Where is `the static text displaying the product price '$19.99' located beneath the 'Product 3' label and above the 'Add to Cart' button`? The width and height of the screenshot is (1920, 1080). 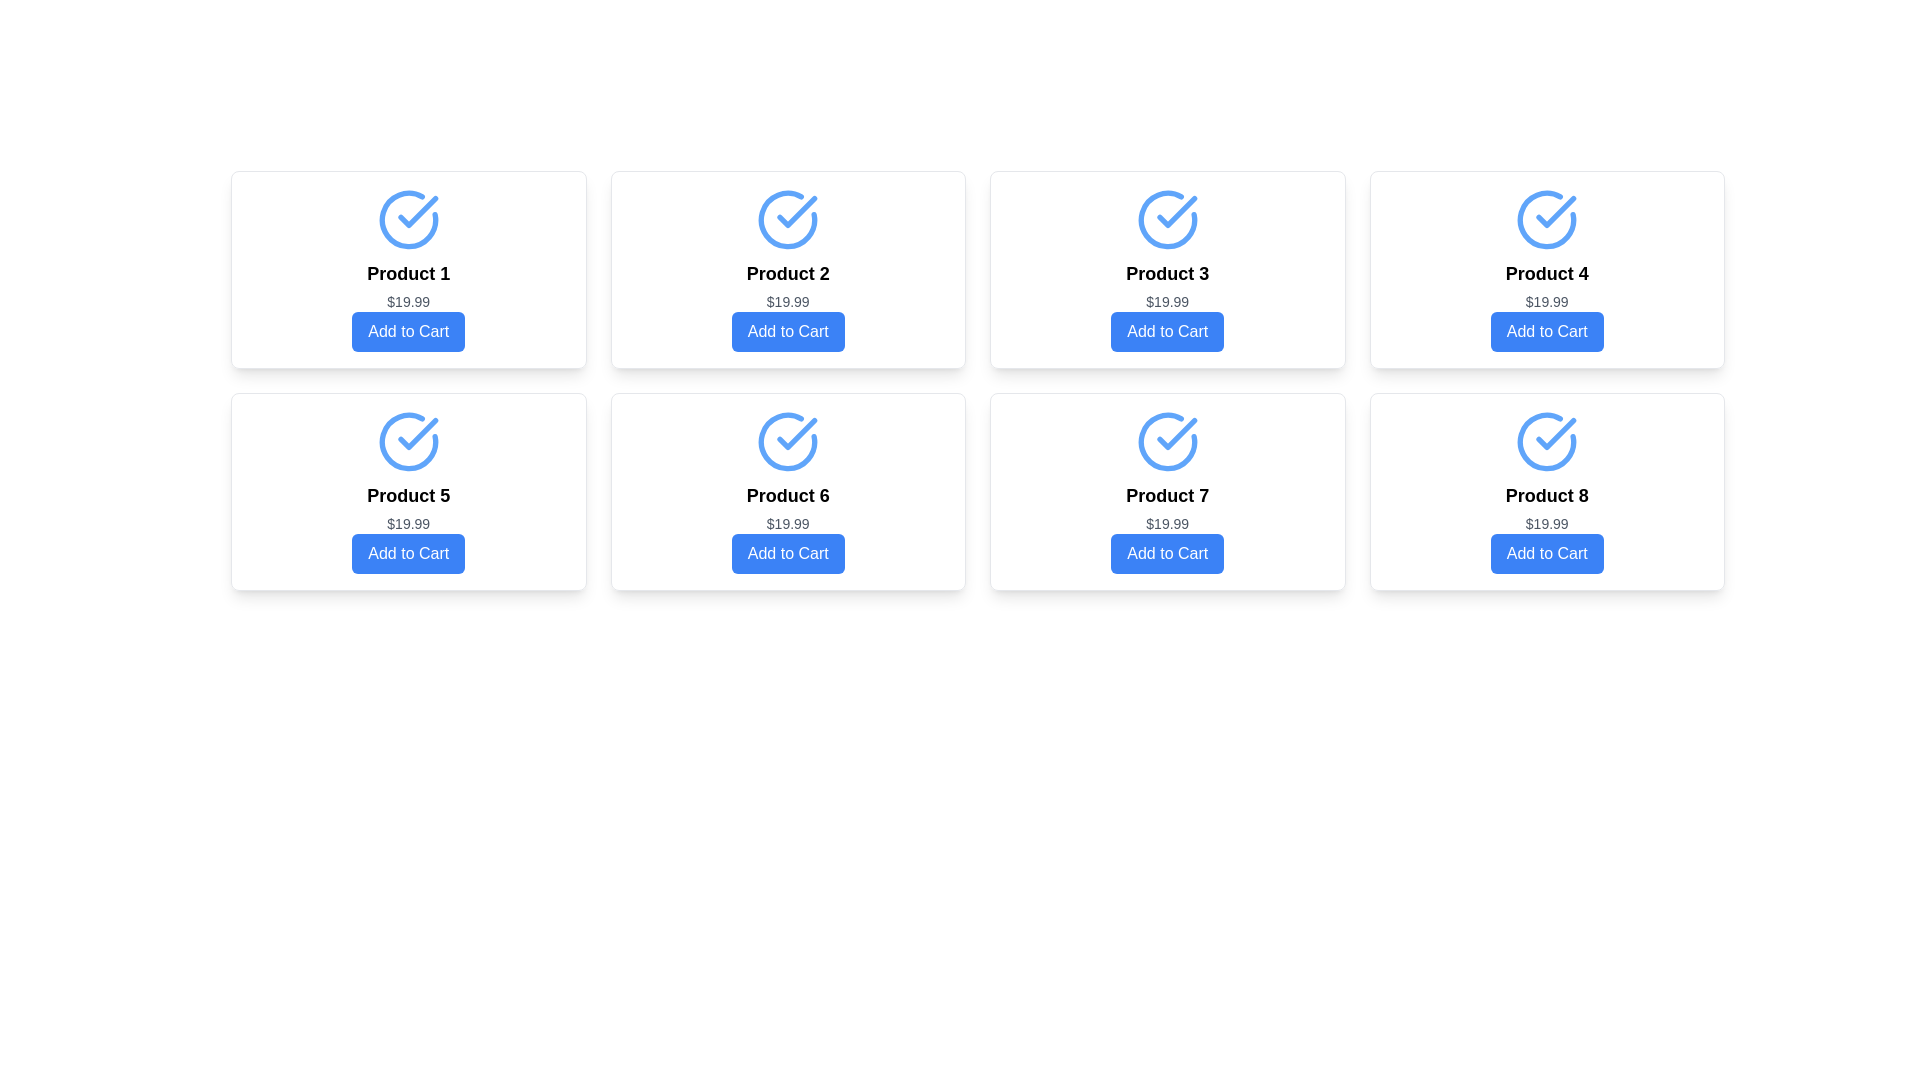
the static text displaying the product price '$19.99' located beneath the 'Product 3' label and above the 'Add to Cart' button is located at coordinates (1167, 301).